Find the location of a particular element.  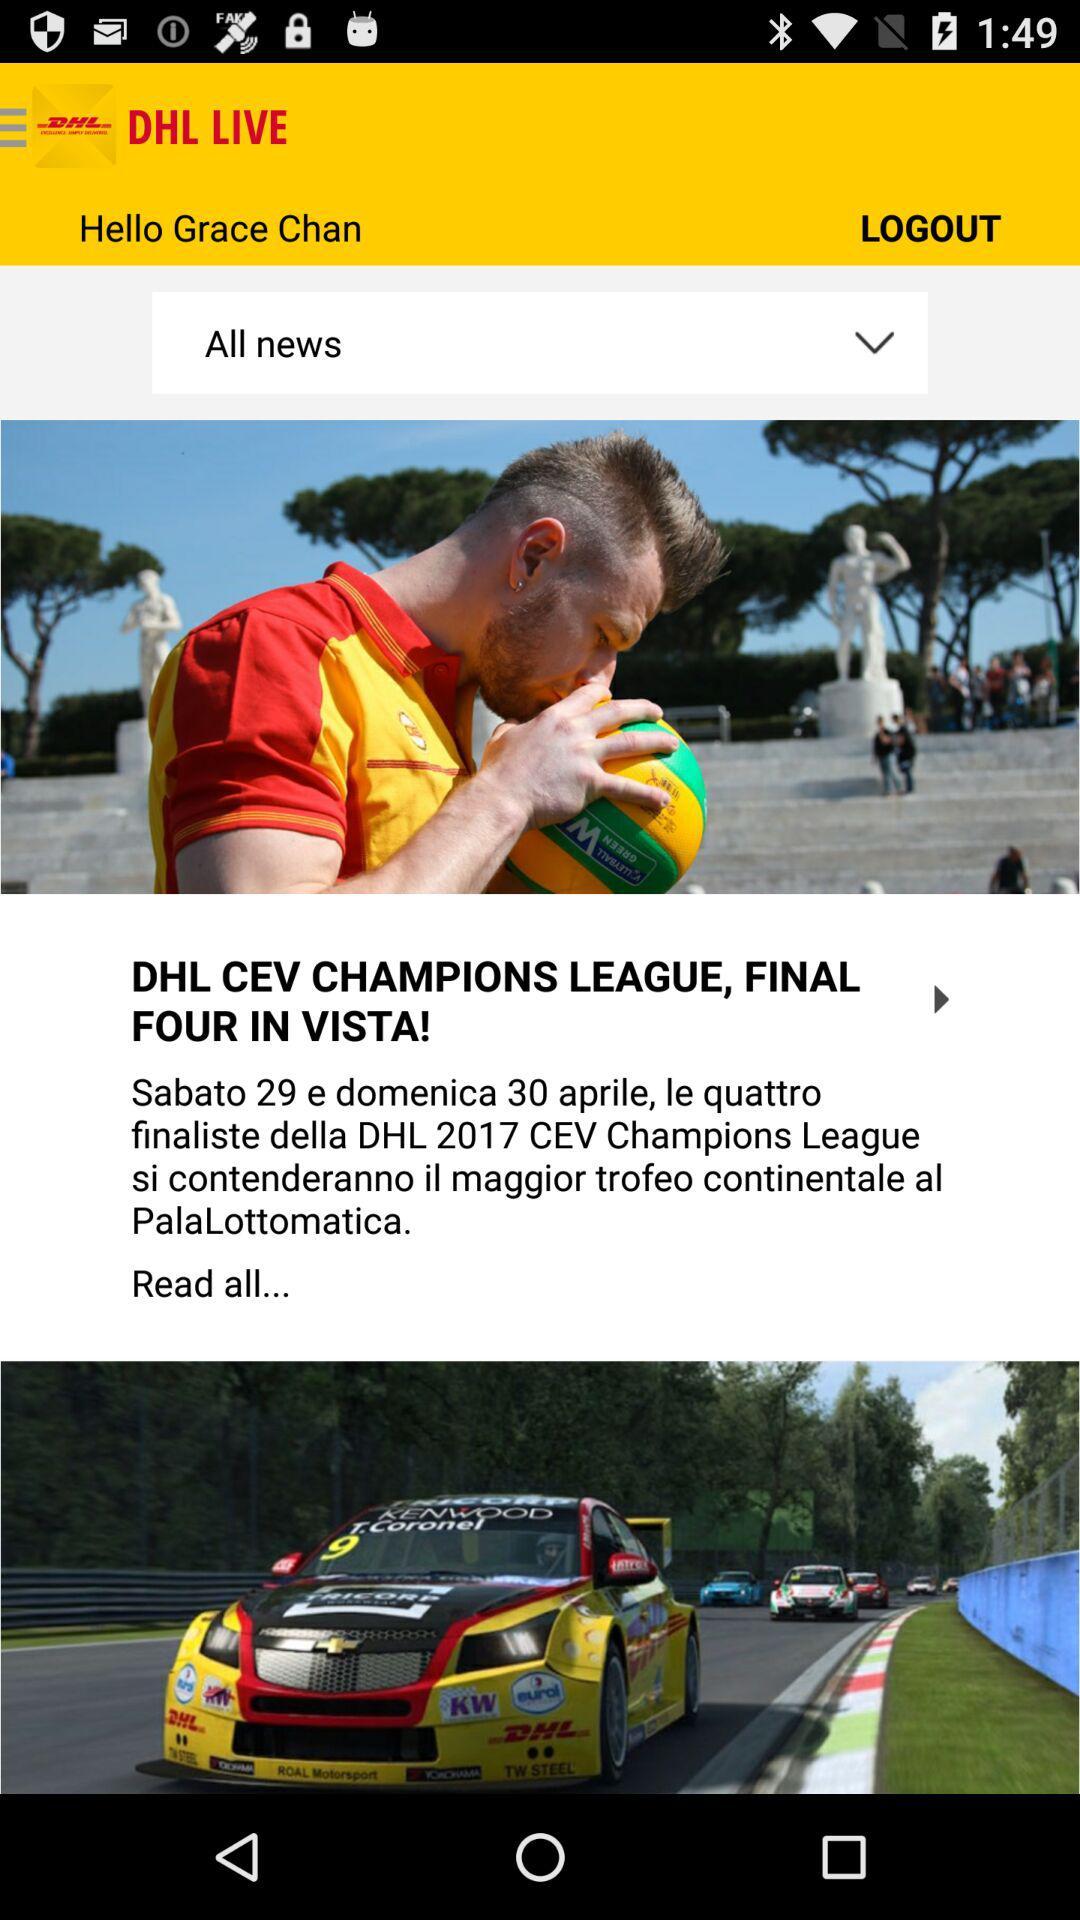

the icon next to the hello grace chan app is located at coordinates (930, 227).